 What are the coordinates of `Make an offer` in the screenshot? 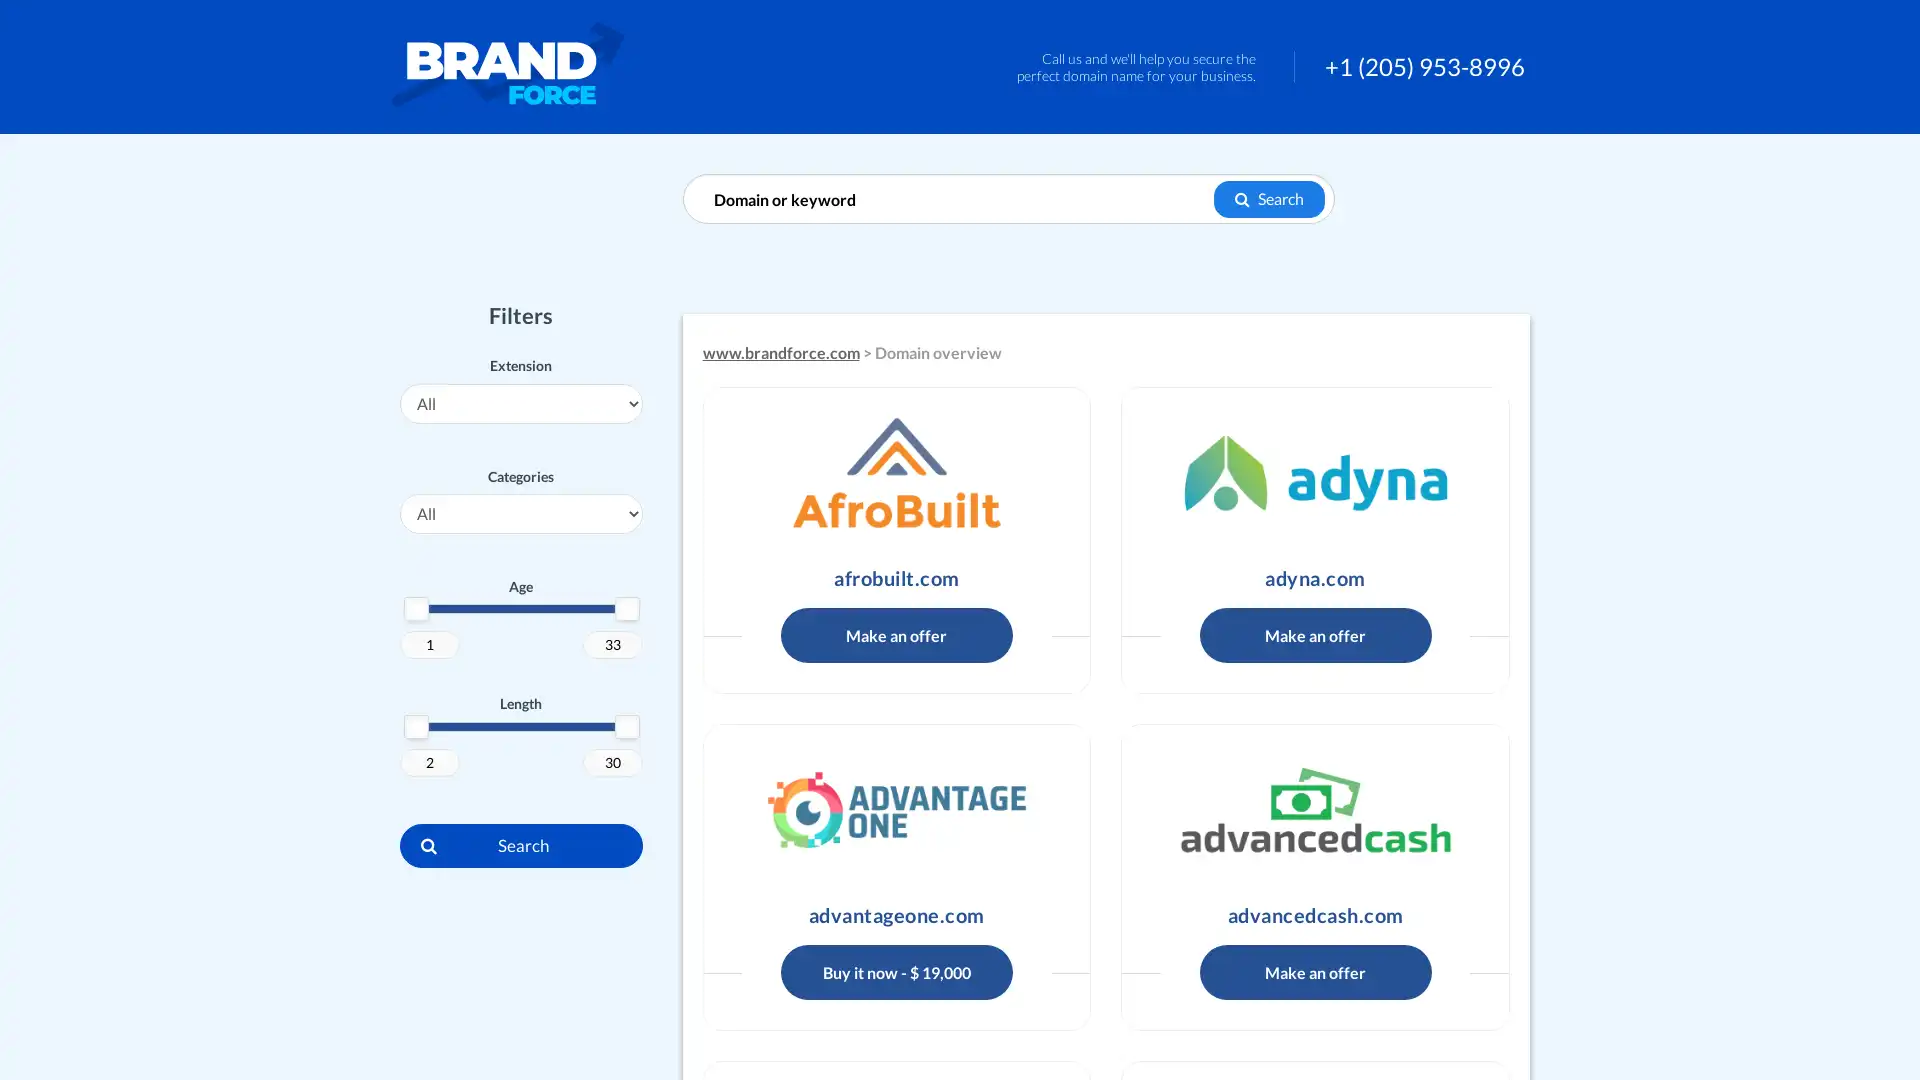 It's located at (1315, 634).